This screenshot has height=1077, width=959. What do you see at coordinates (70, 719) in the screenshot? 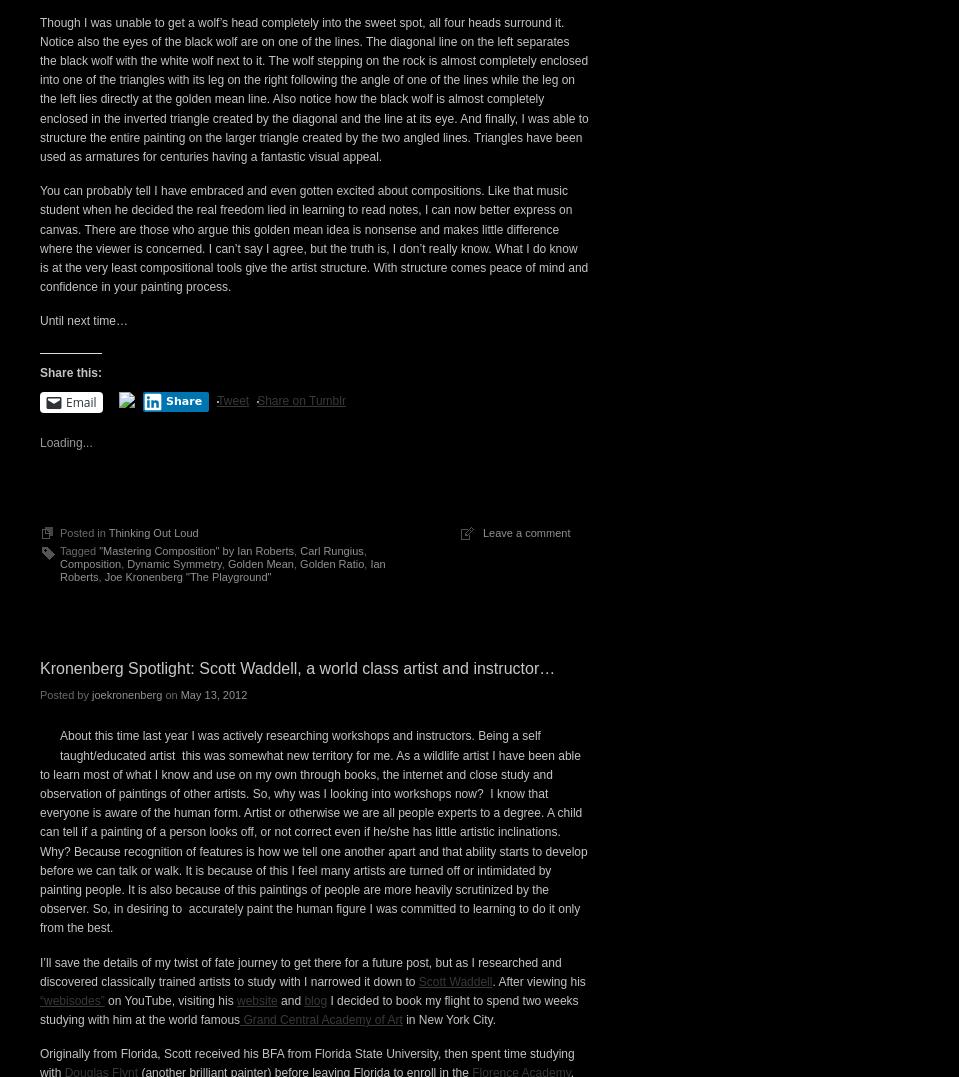
I see `'Share this:'` at bounding box center [70, 719].